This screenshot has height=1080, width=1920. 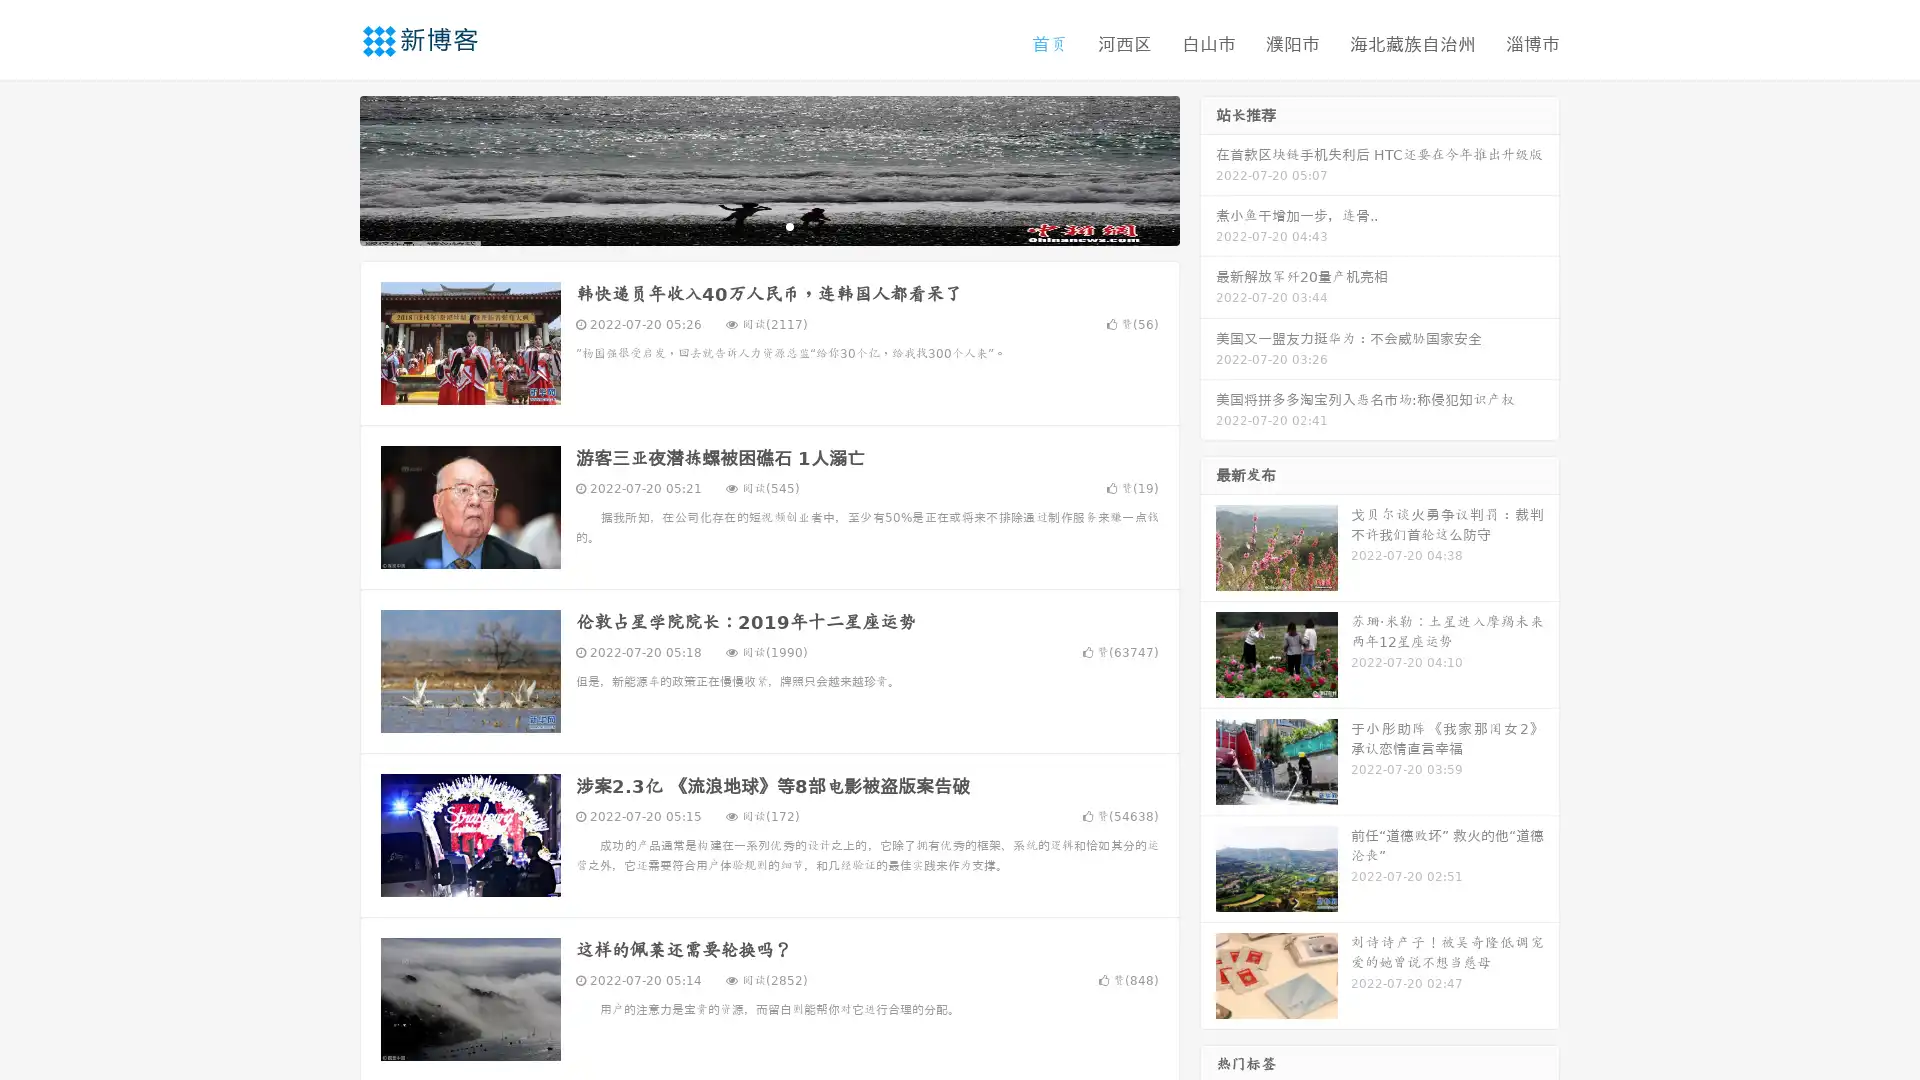 What do you see at coordinates (768, 225) in the screenshot?
I see `Go to slide 2` at bounding box center [768, 225].